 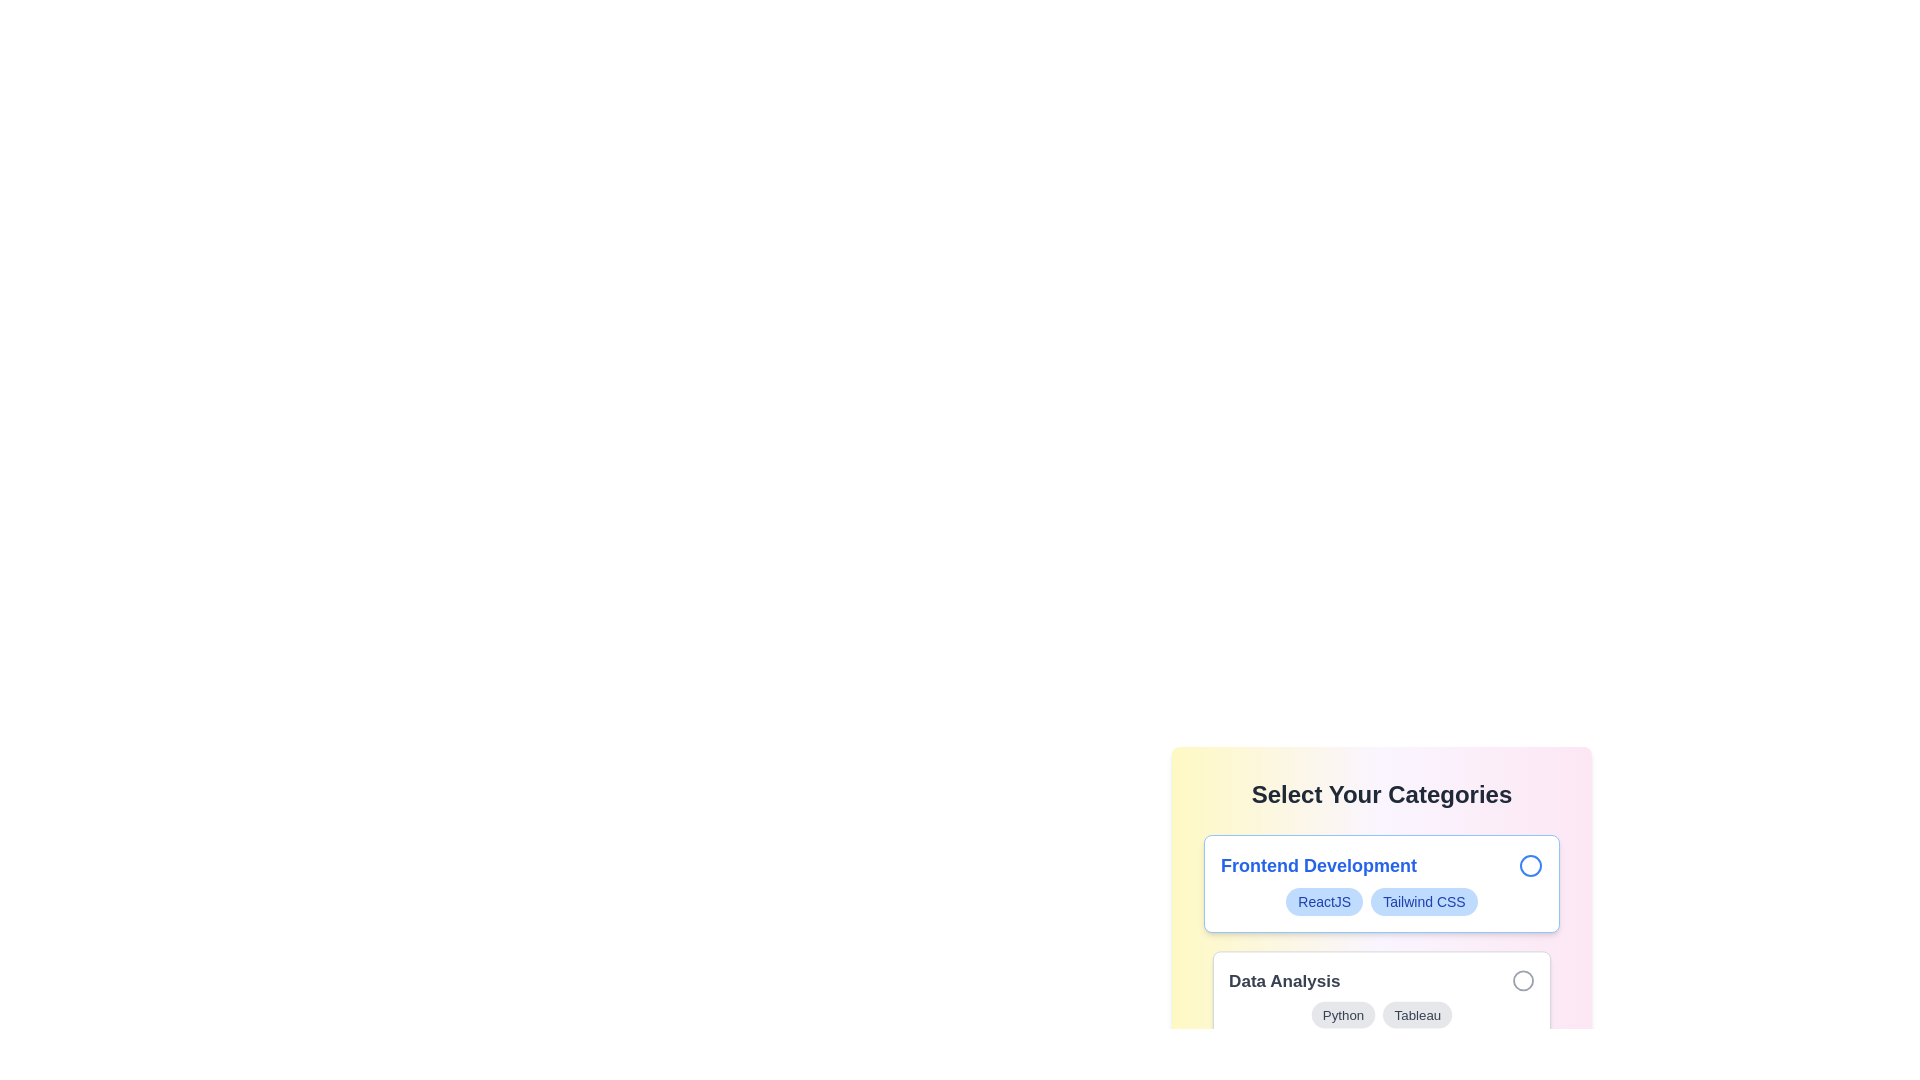 I want to click on the chip corresponding to Data Analysis by clicking its circle icon, so click(x=1521, y=979).